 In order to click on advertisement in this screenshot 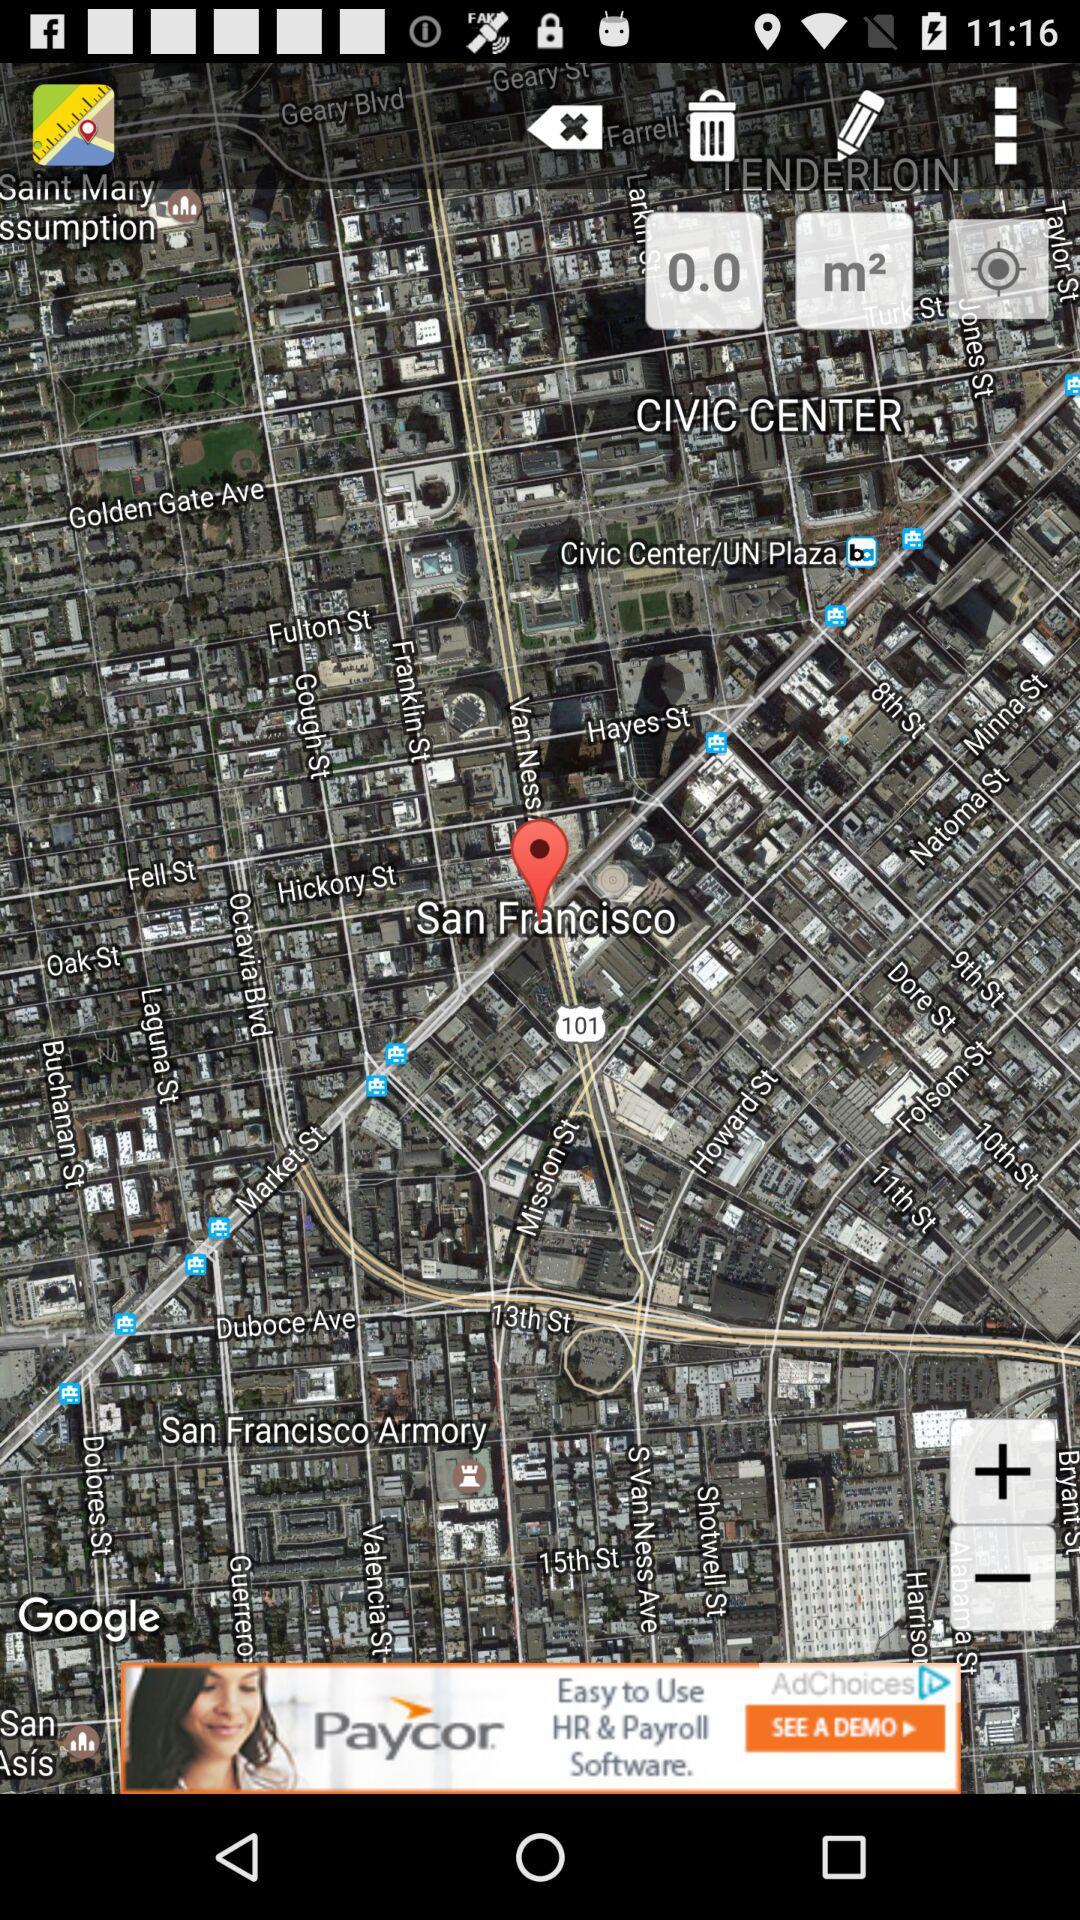, I will do `click(540, 1727)`.